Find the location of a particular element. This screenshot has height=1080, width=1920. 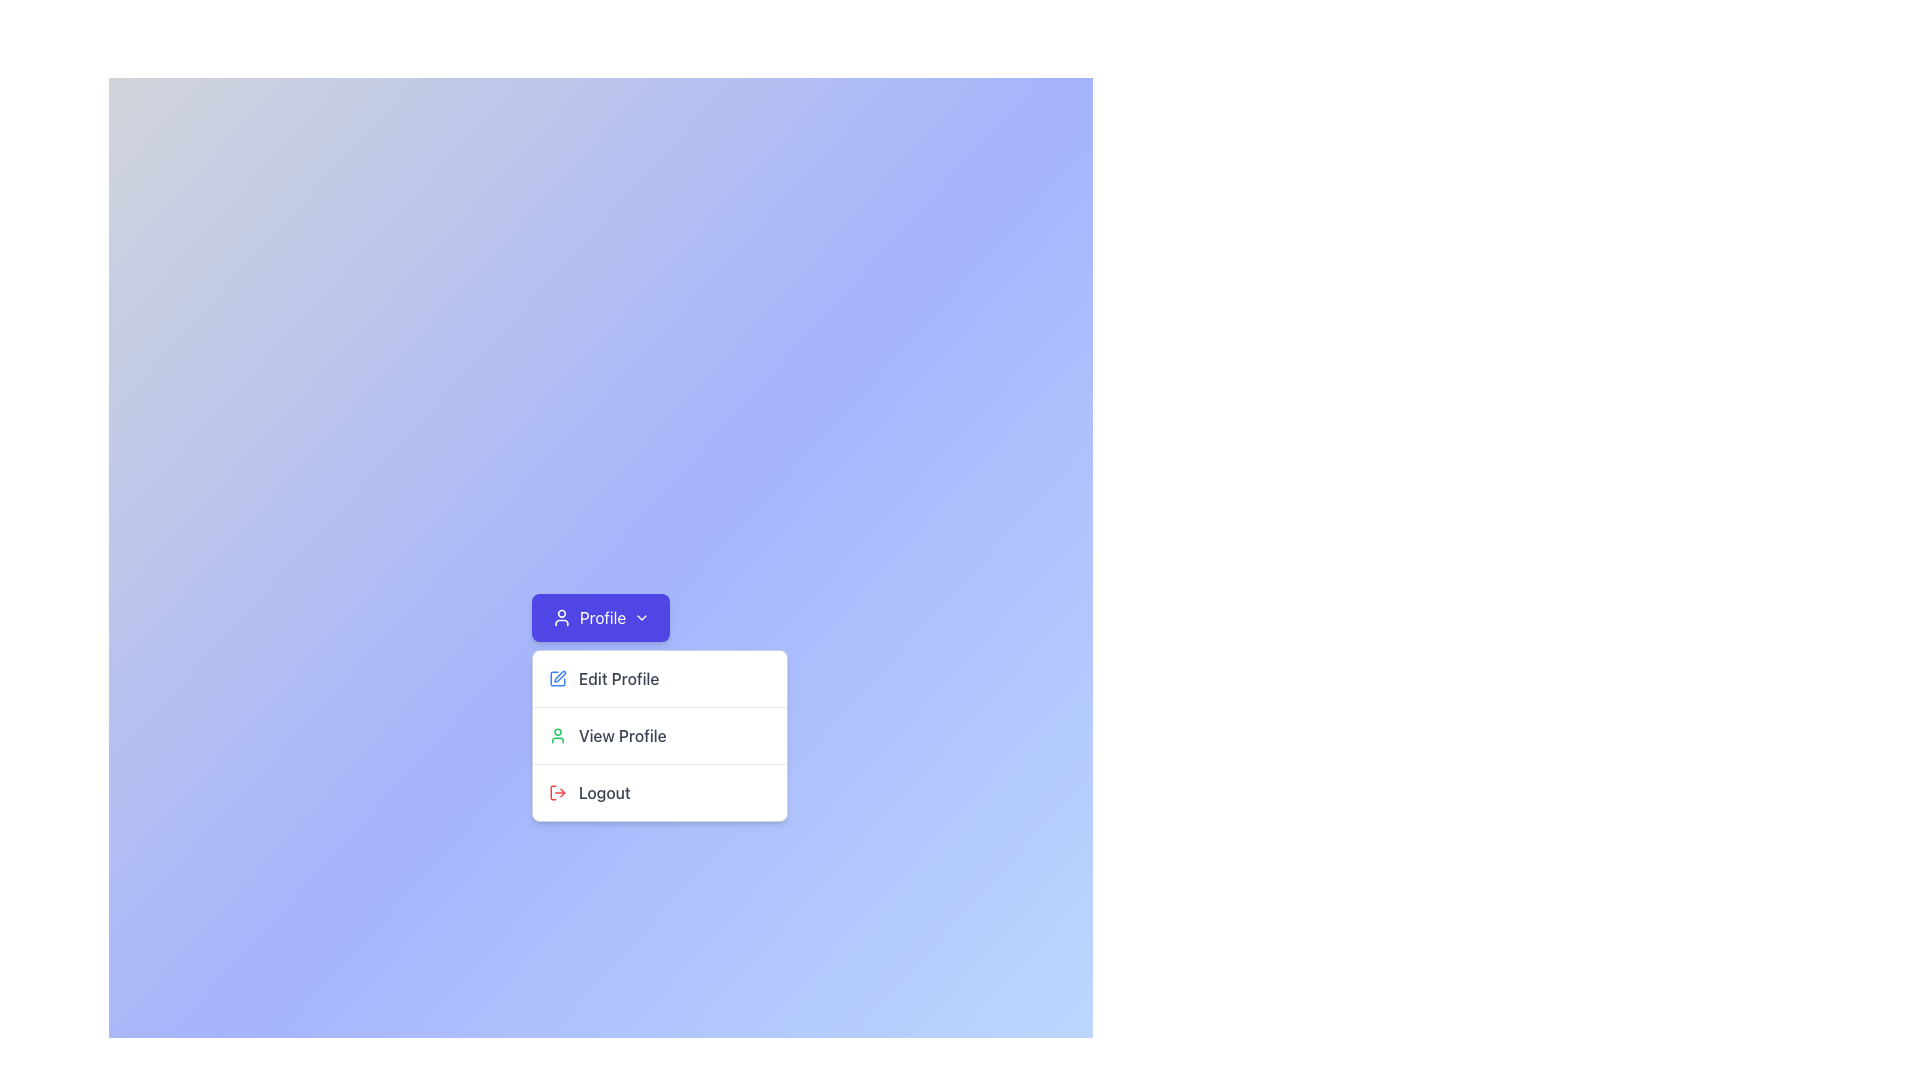

the editable icon within the 'Edit Profile' dropdown menu is located at coordinates (560, 675).